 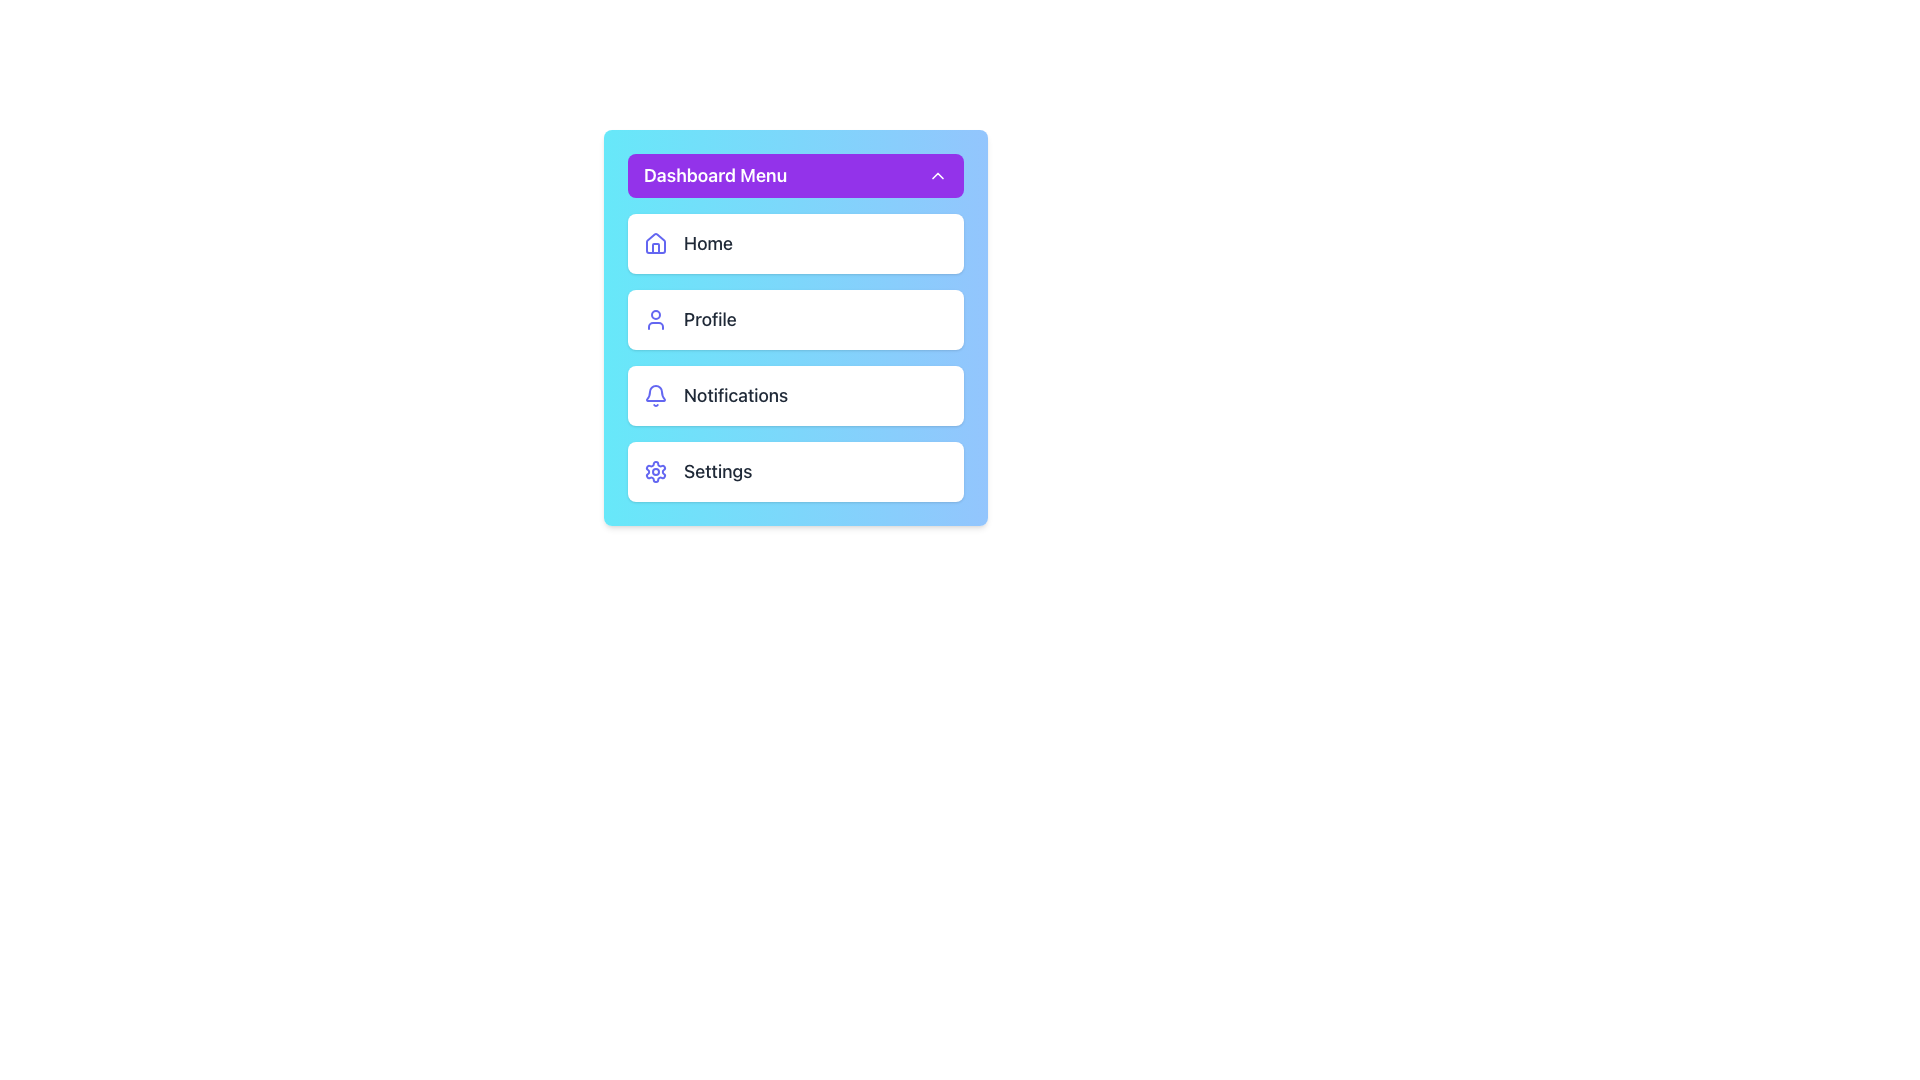 I want to click on the blue-indigo bell icon located to the left of the bold 'Notifications' label in the notification component, so click(x=656, y=396).